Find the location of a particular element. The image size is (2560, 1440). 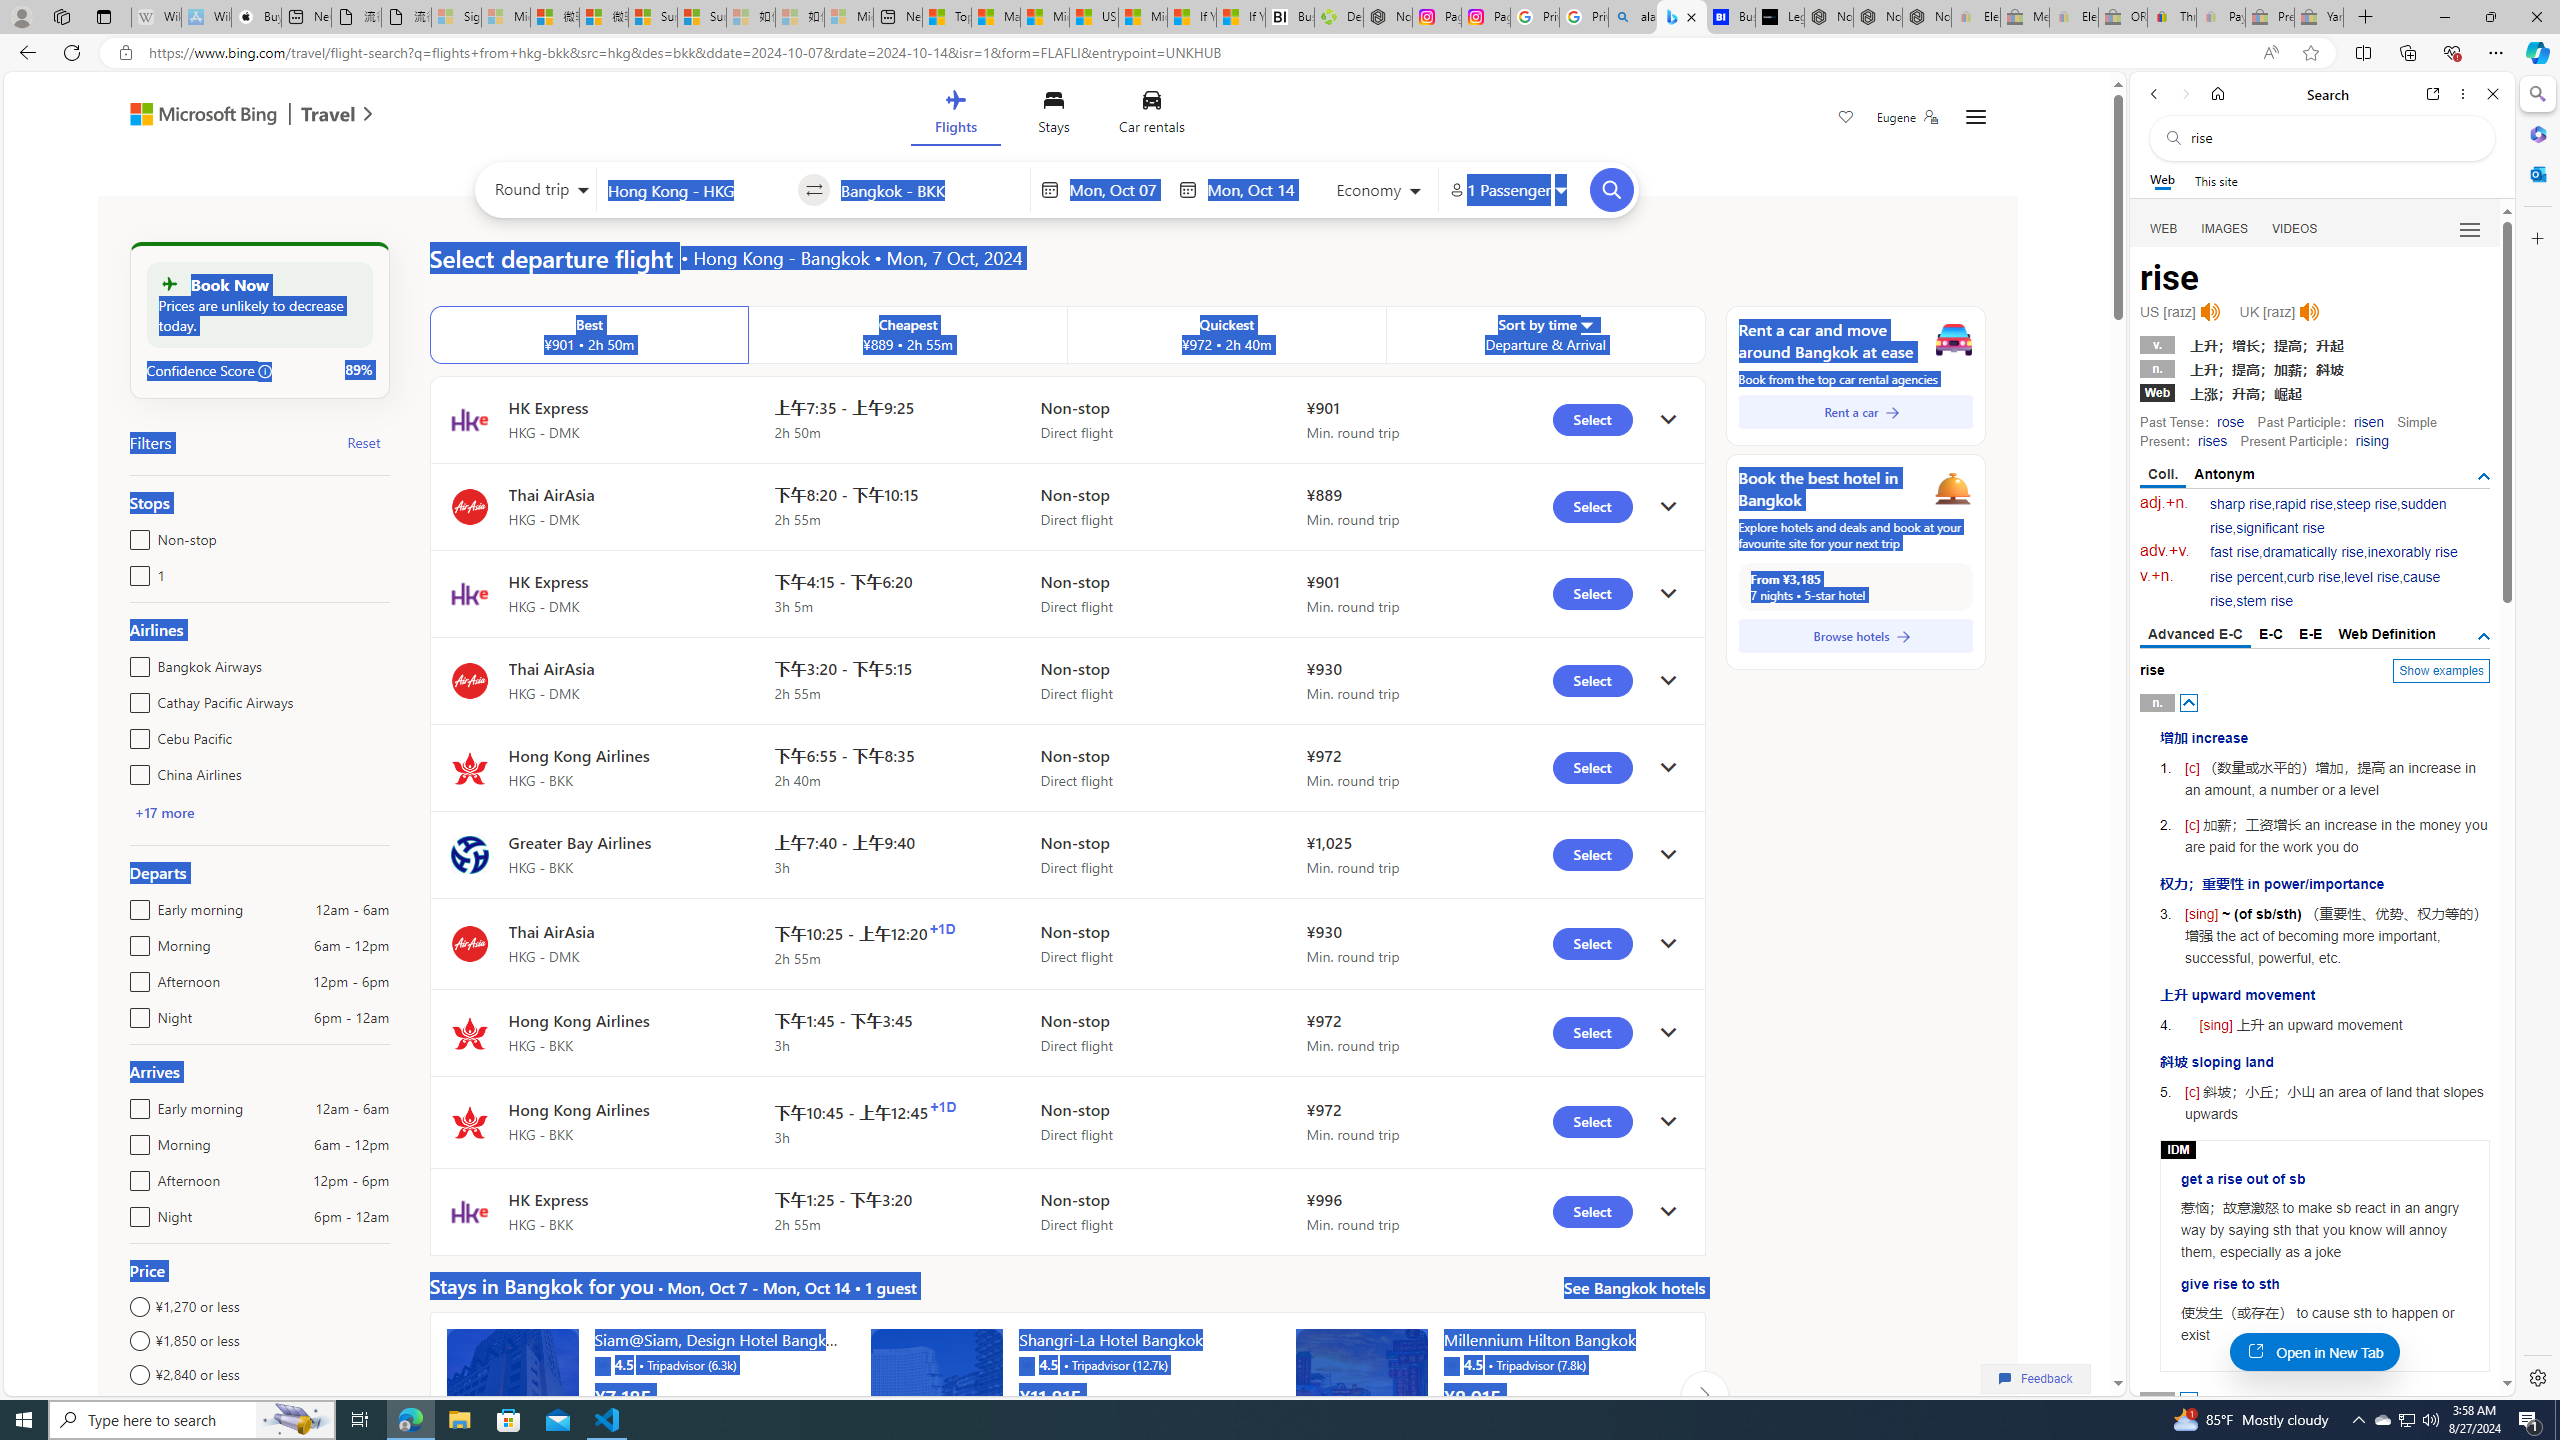

'China Airlines' is located at coordinates (134, 770).